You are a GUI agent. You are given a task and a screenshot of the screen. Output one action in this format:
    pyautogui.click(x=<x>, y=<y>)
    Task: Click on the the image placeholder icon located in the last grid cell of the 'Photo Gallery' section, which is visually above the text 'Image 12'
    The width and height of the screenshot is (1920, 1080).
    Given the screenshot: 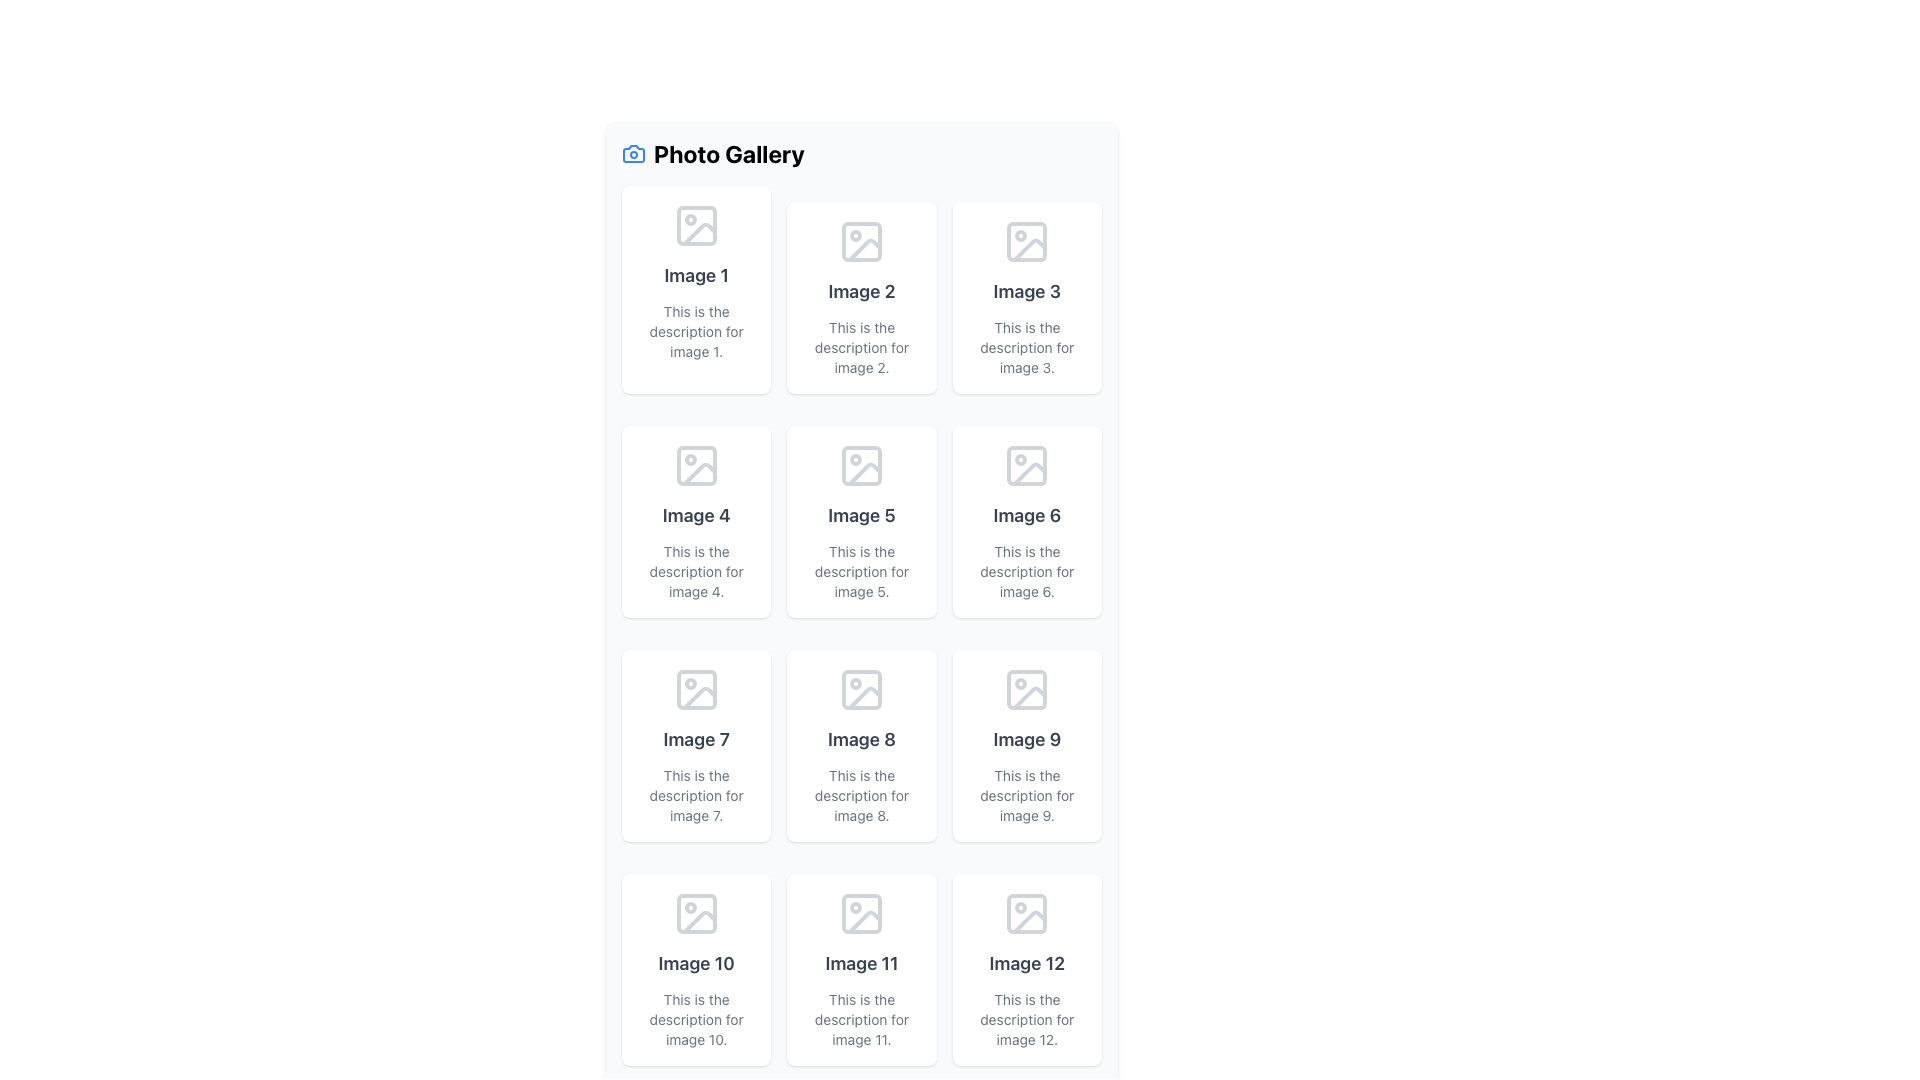 What is the action you would take?
    pyautogui.click(x=1027, y=914)
    